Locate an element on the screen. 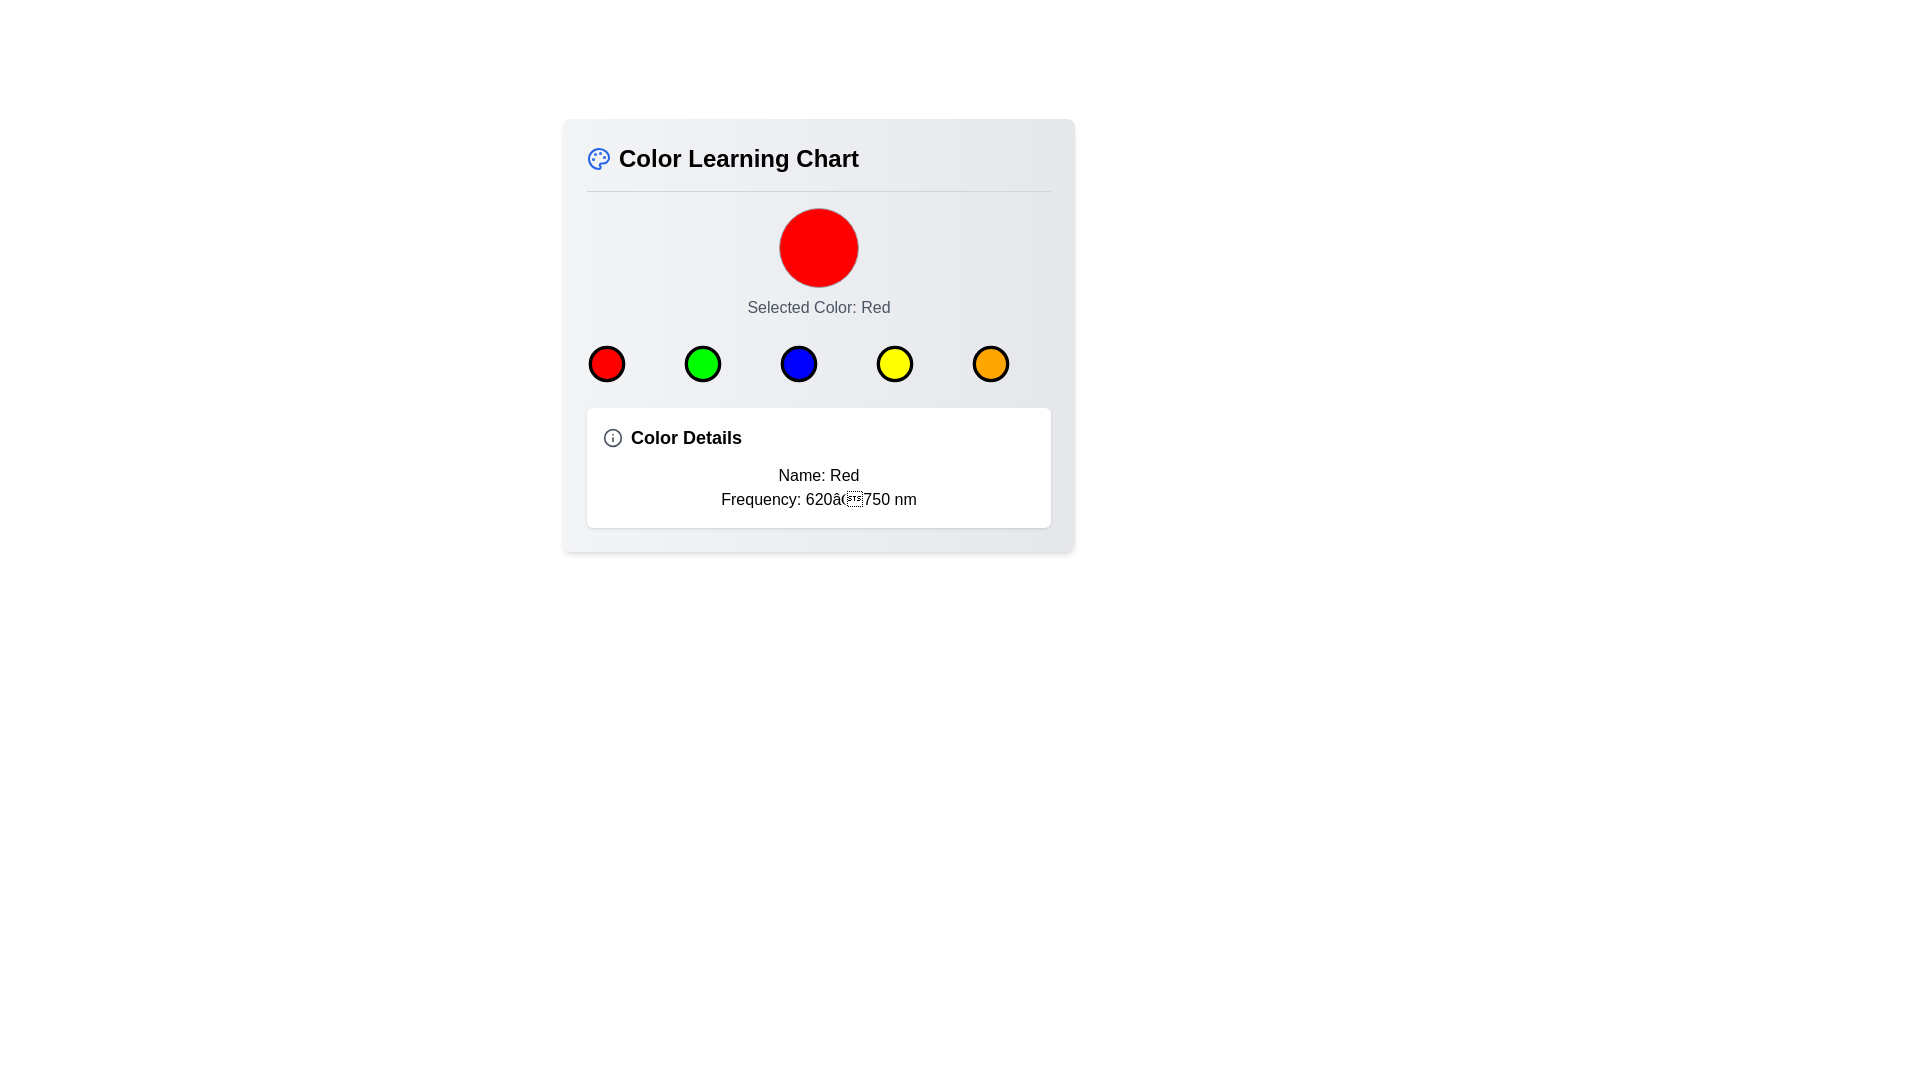  the yellow circular icon with a black border, which is the fourth circle in a horizontal layout of five circles is located at coordinates (893, 363).